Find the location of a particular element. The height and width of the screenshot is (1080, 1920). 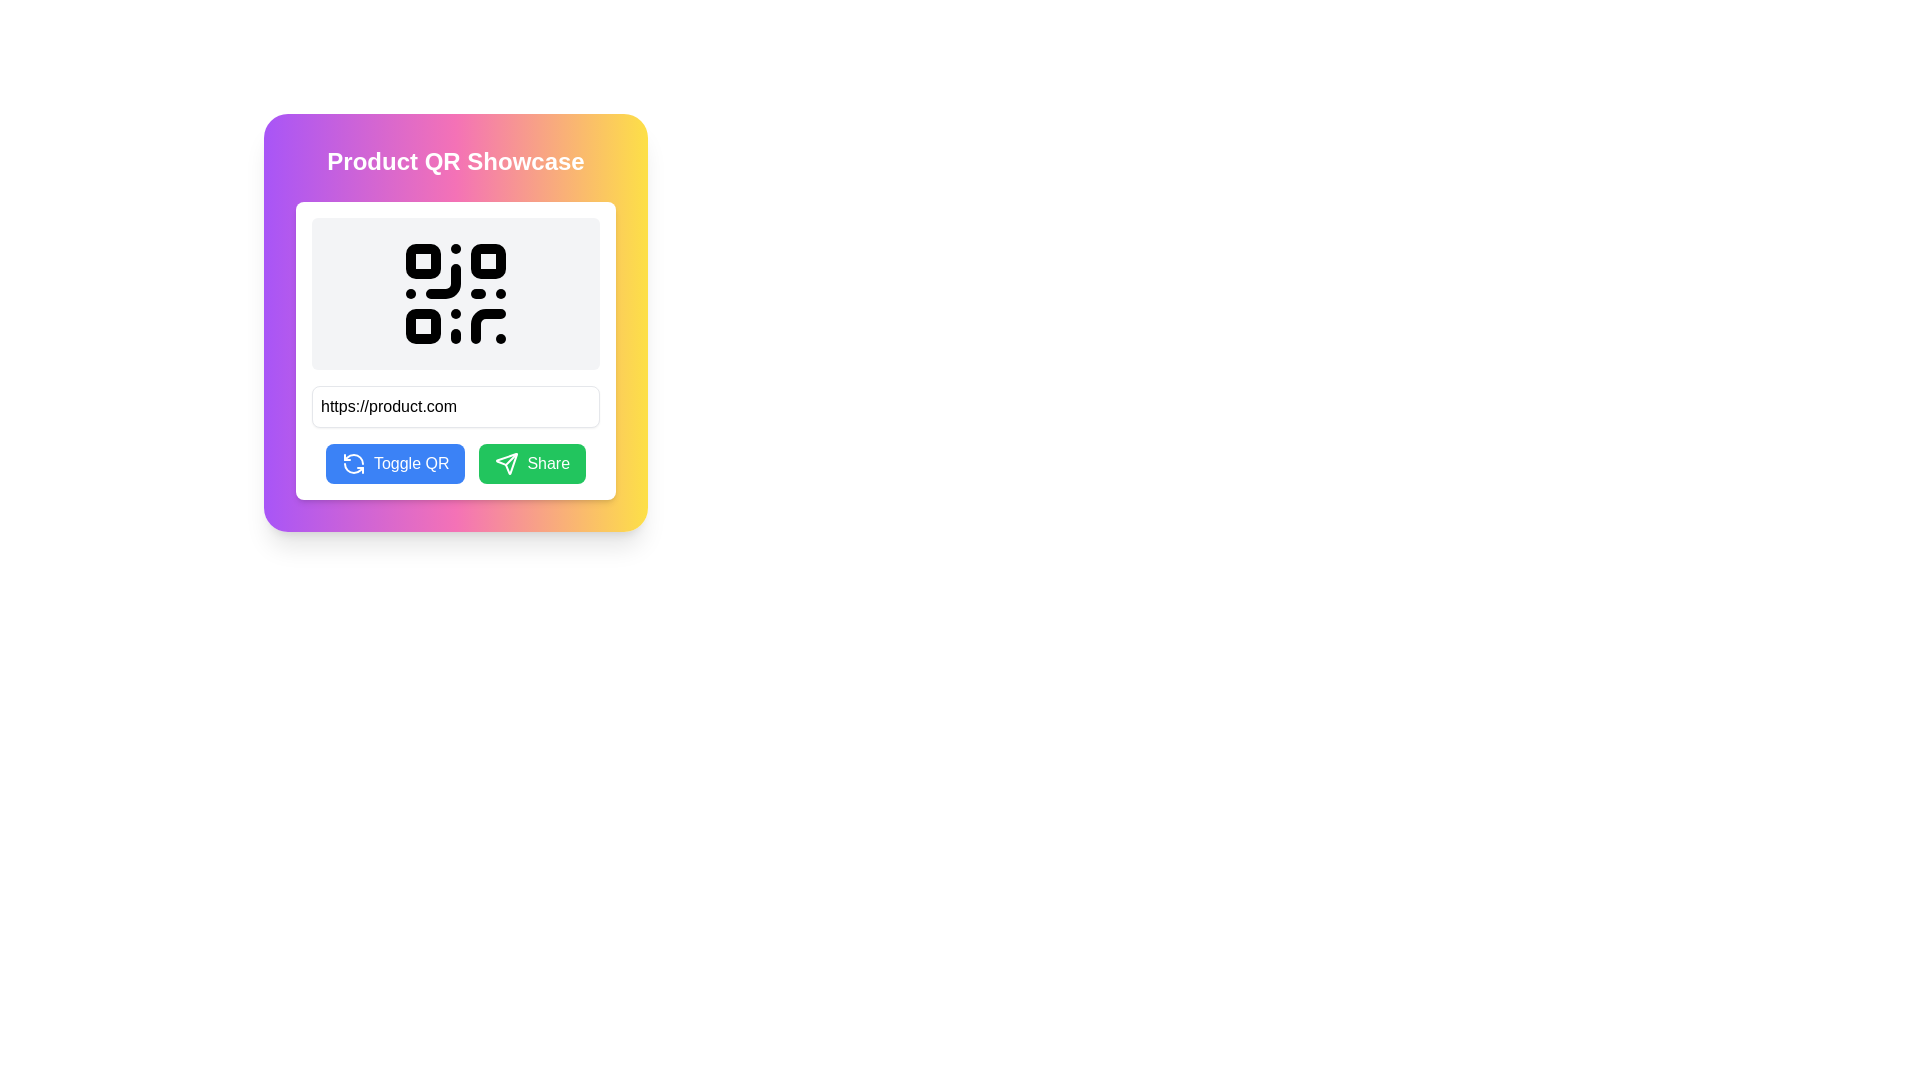

the blue 'Toggle QR' button with white text and a circular arrow icon is located at coordinates (455, 463).